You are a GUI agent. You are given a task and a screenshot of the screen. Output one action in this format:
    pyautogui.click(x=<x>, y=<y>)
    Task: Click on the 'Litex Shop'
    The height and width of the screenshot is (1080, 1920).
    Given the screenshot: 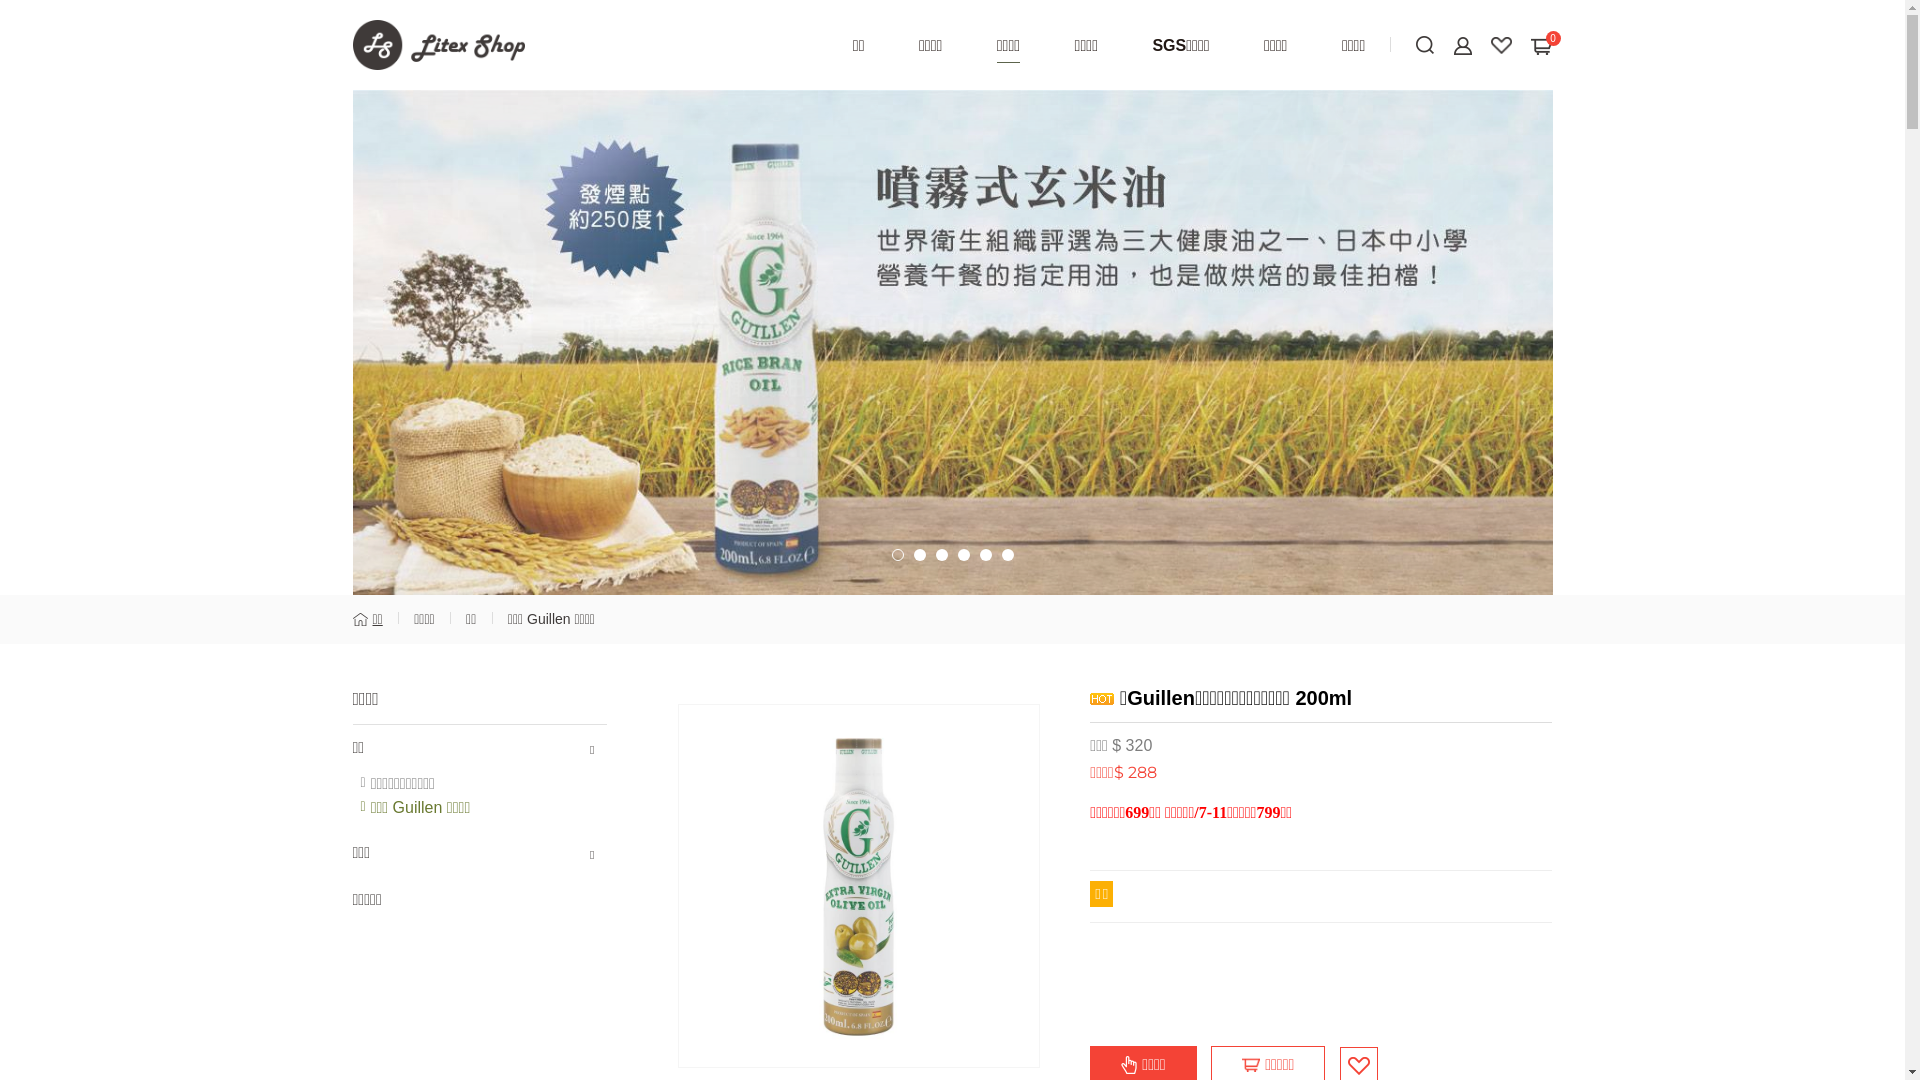 What is the action you would take?
    pyautogui.click(x=437, y=45)
    